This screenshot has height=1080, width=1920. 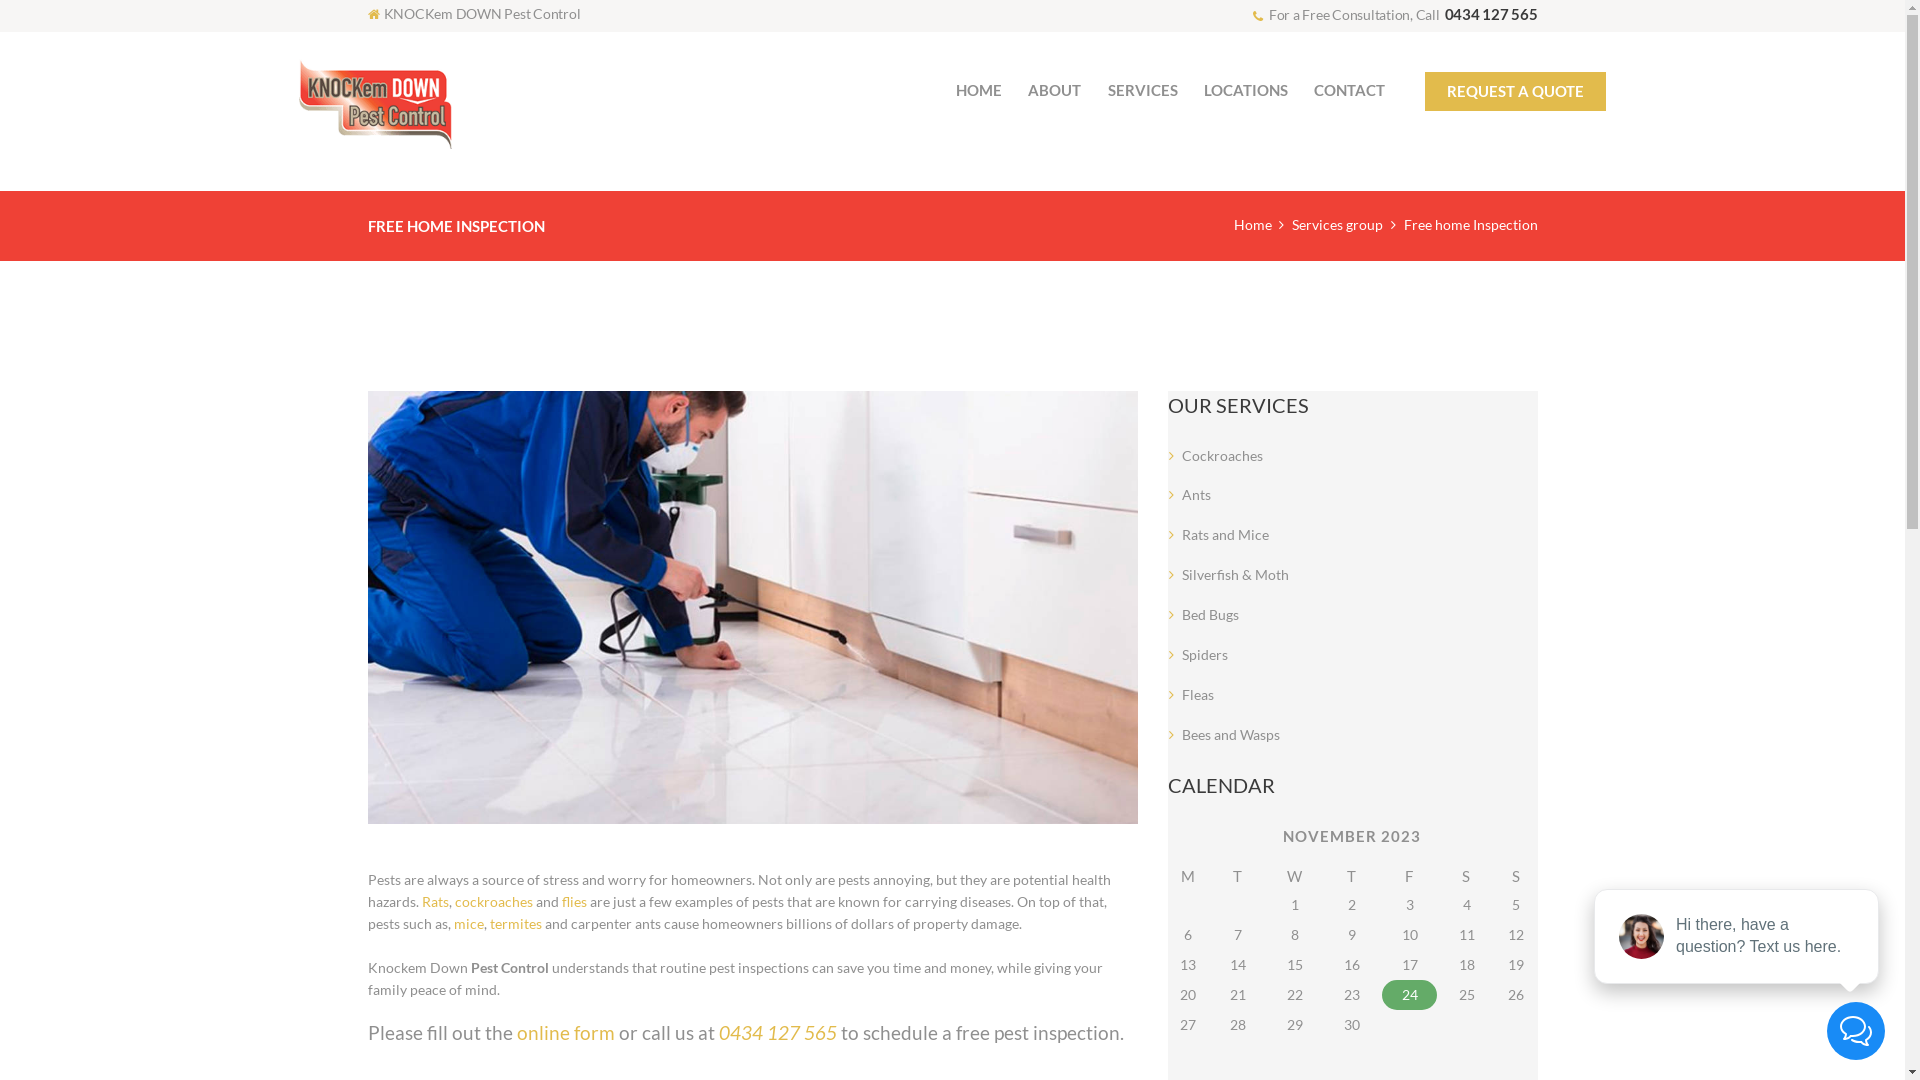 I want to click on 'Rats', so click(x=434, y=901).